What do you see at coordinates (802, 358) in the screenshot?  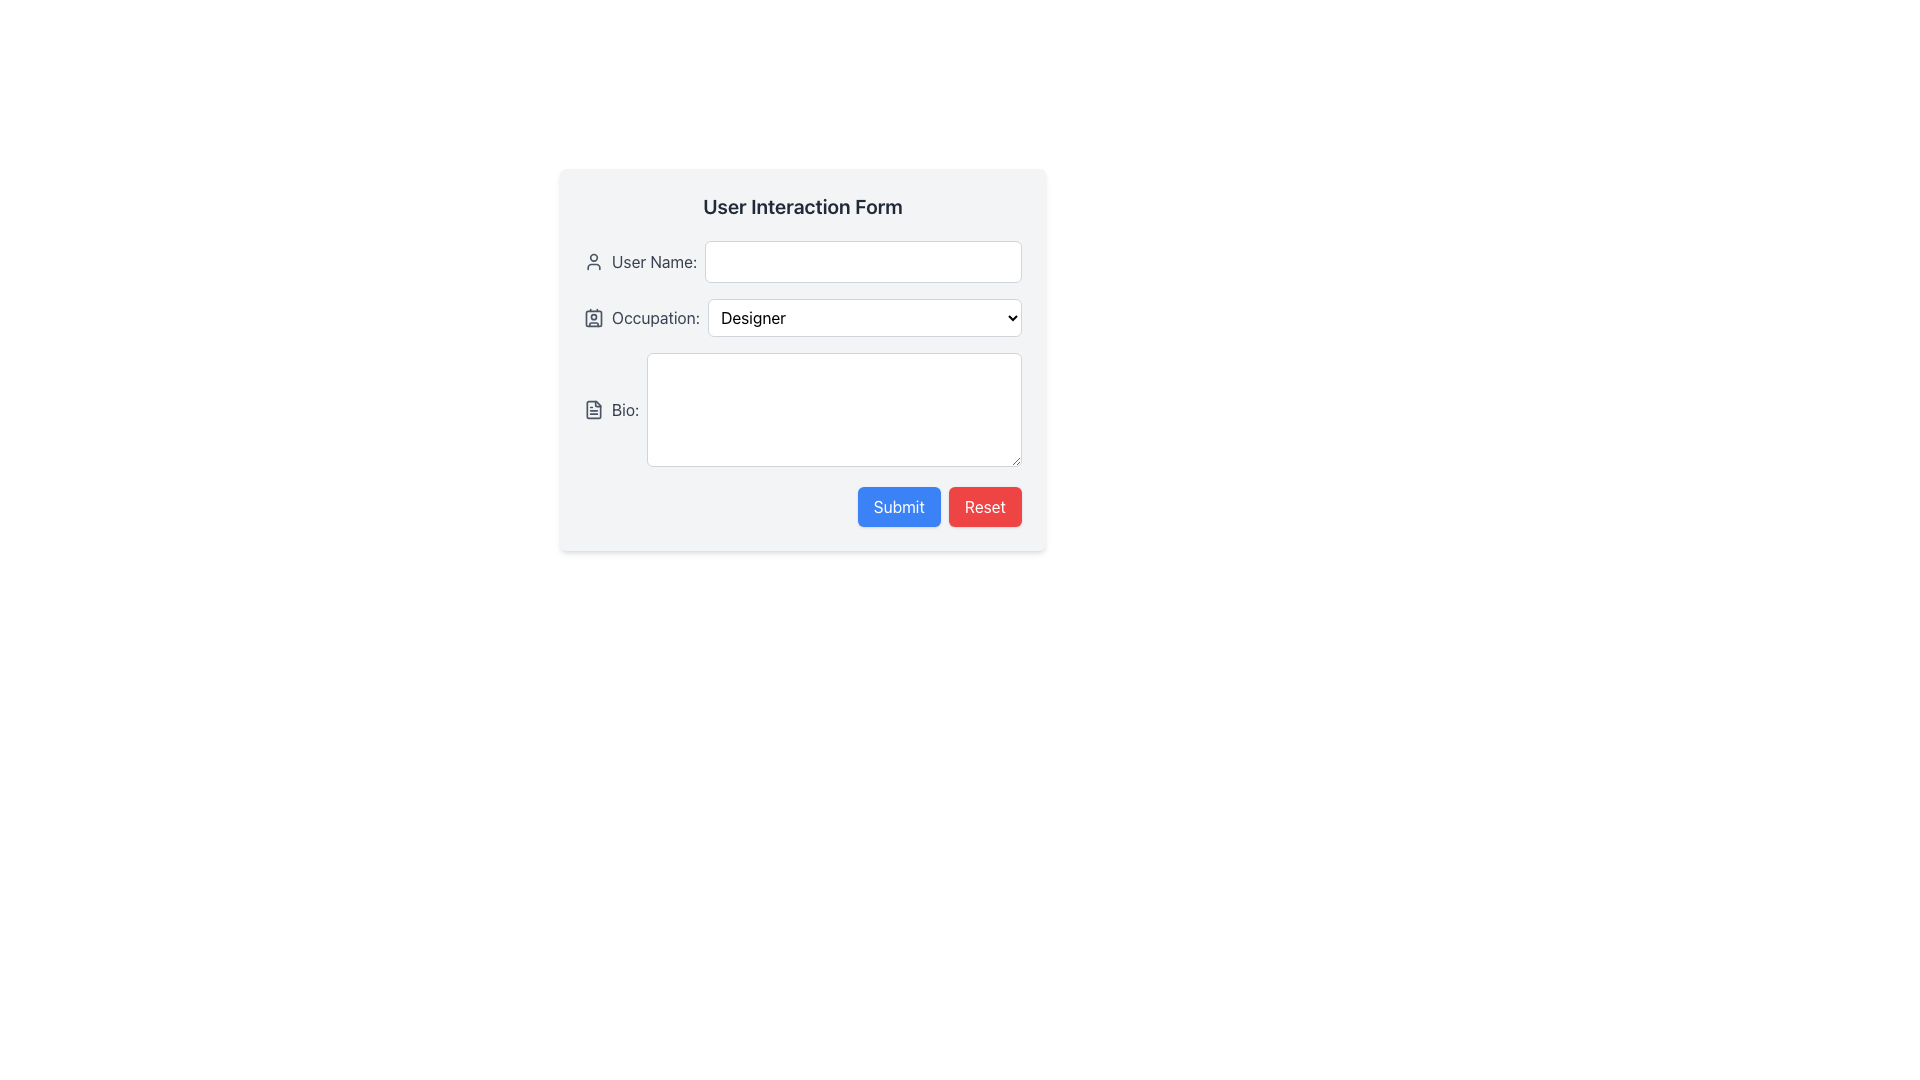 I see `the interactive form that collects user input, including fields for username, occupation, and bio` at bounding box center [802, 358].